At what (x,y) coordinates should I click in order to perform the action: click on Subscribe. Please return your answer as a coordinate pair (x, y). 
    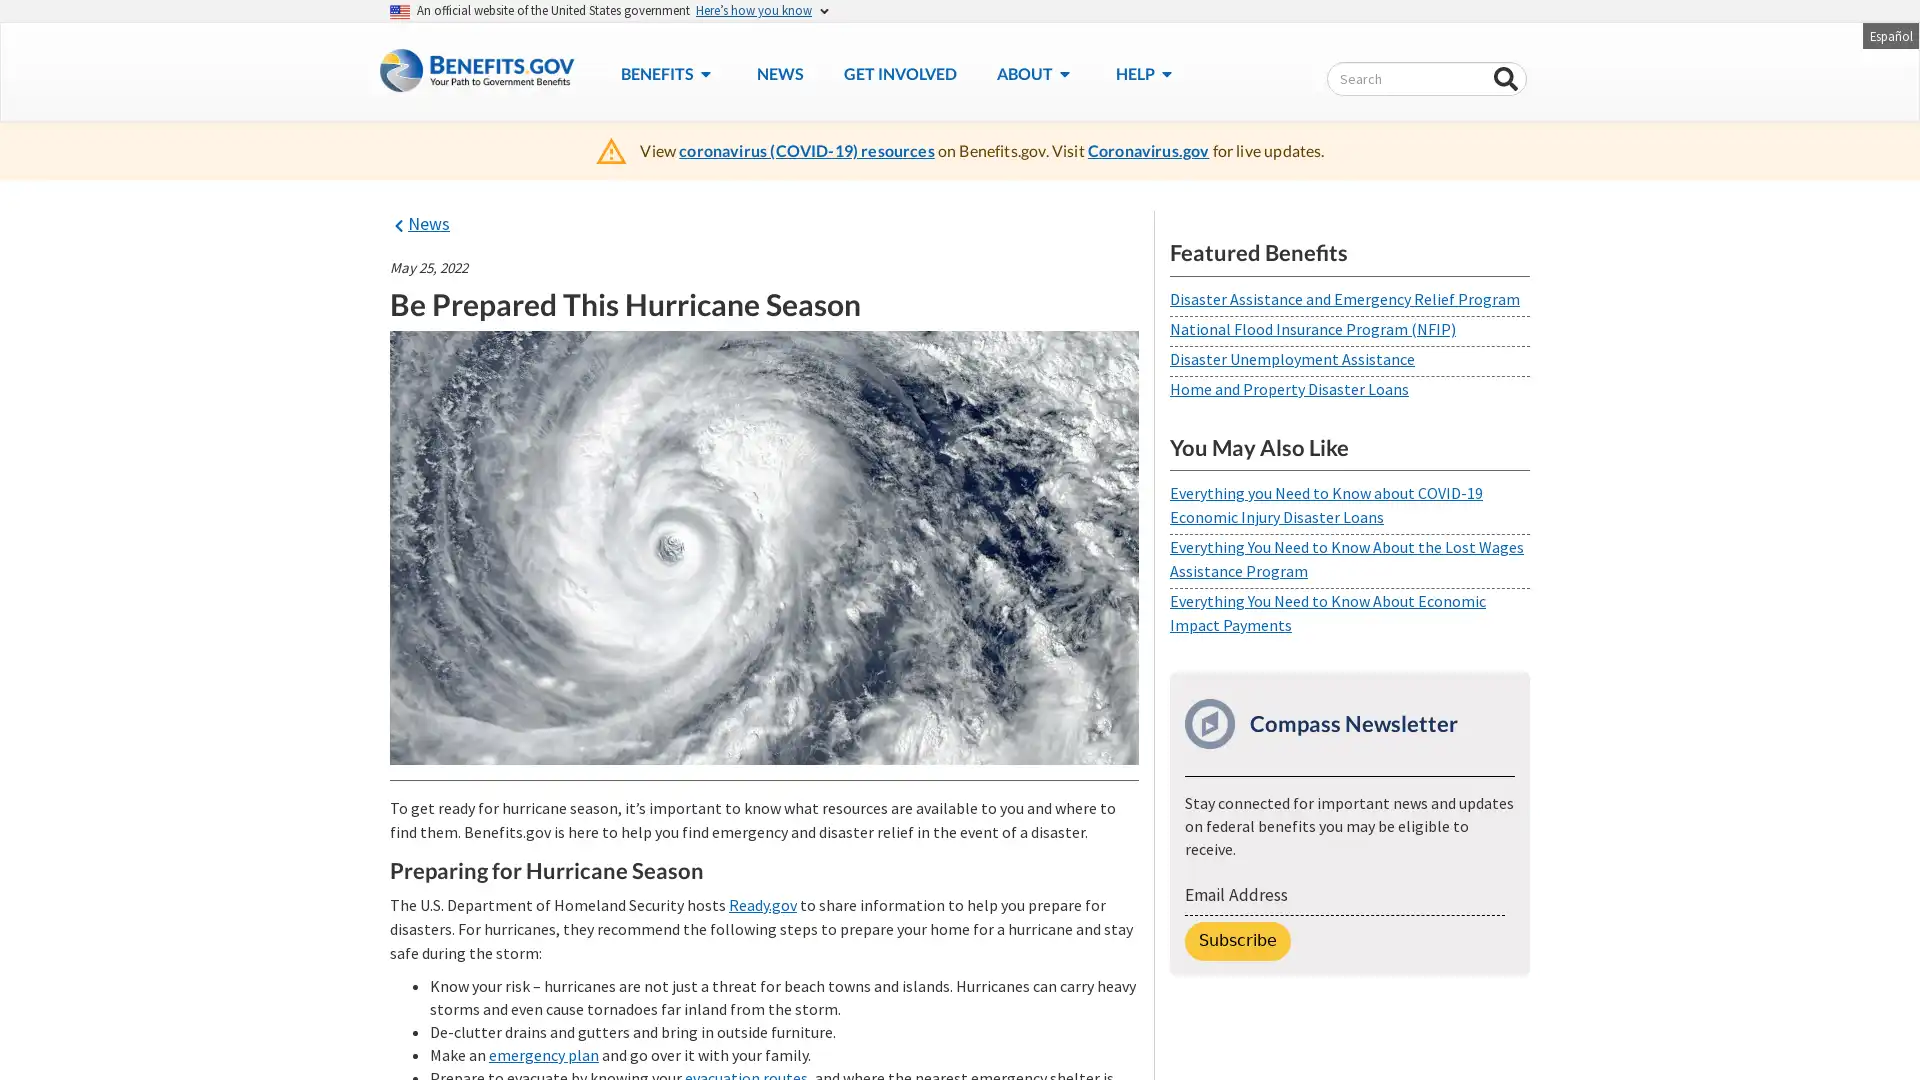
    Looking at the image, I should click on (1237, 940).